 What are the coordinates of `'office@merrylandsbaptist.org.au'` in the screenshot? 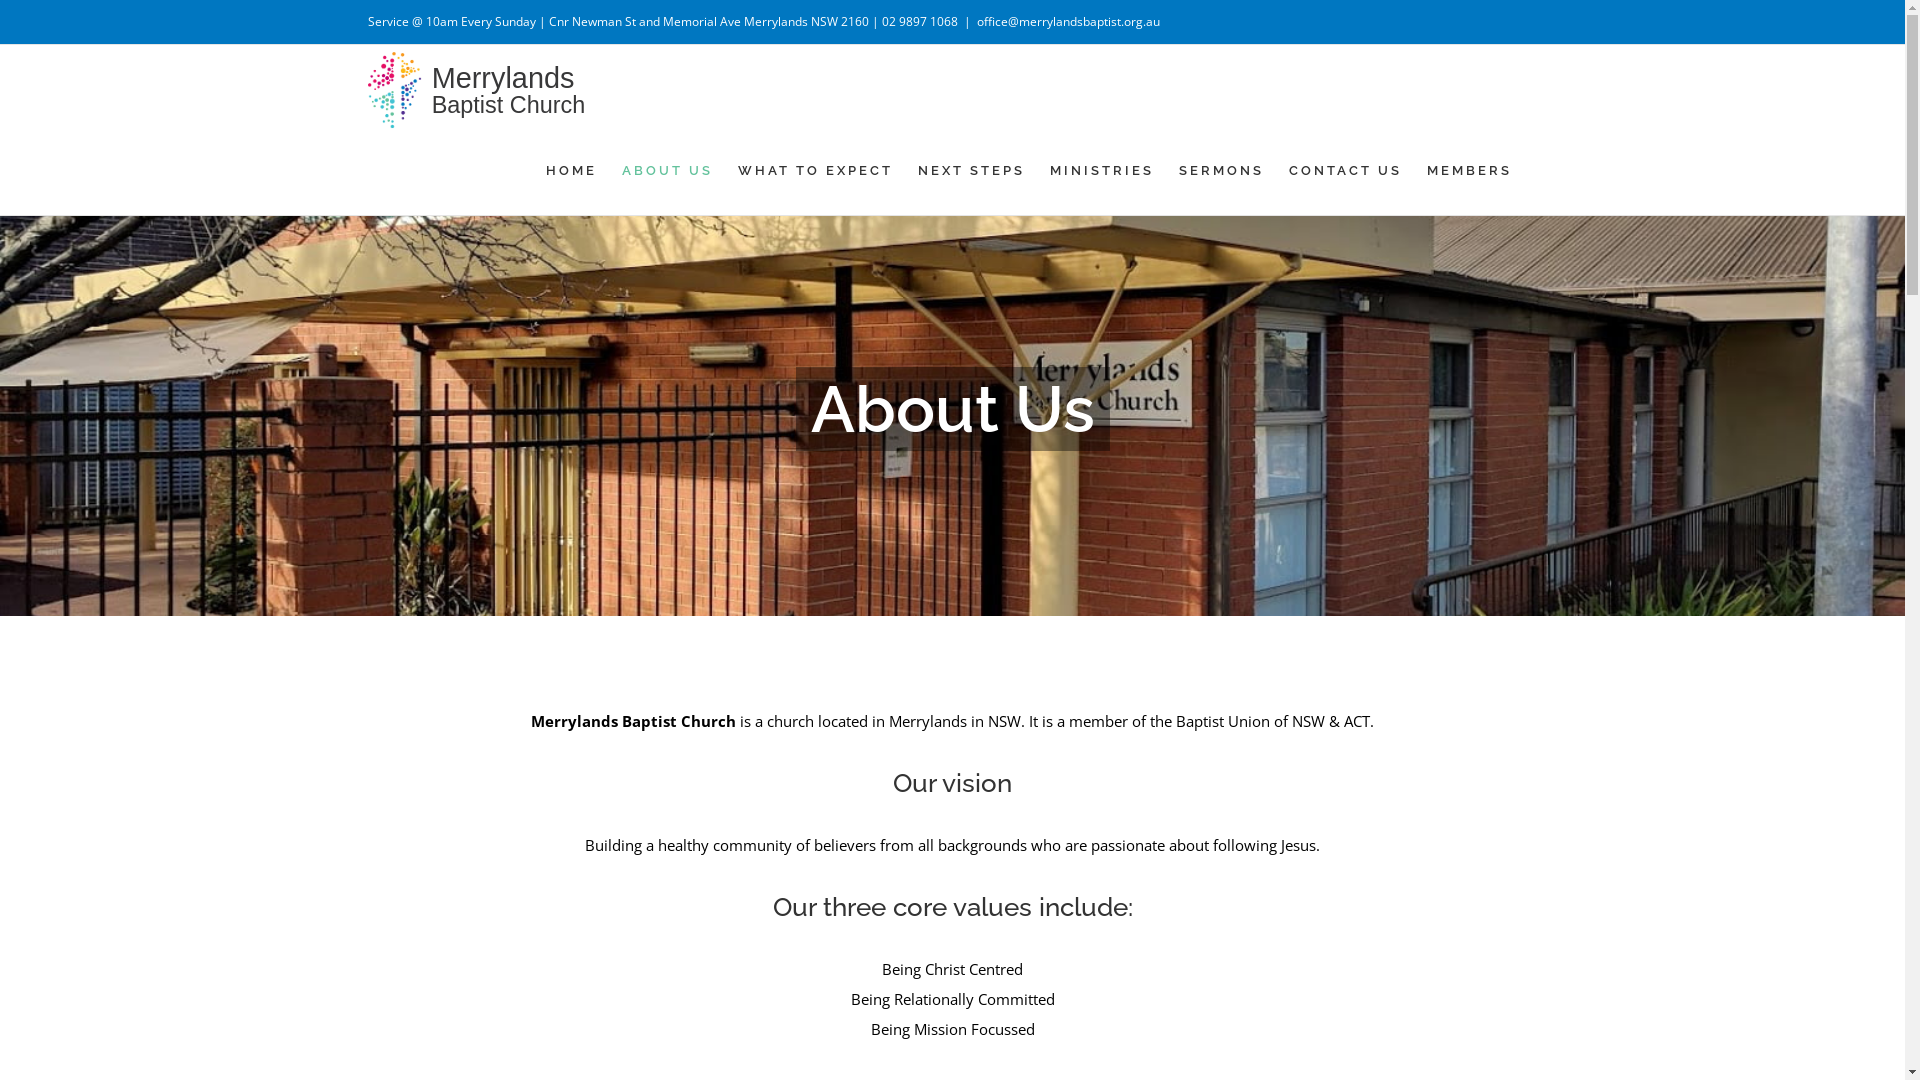 It's located at (1067, 21).